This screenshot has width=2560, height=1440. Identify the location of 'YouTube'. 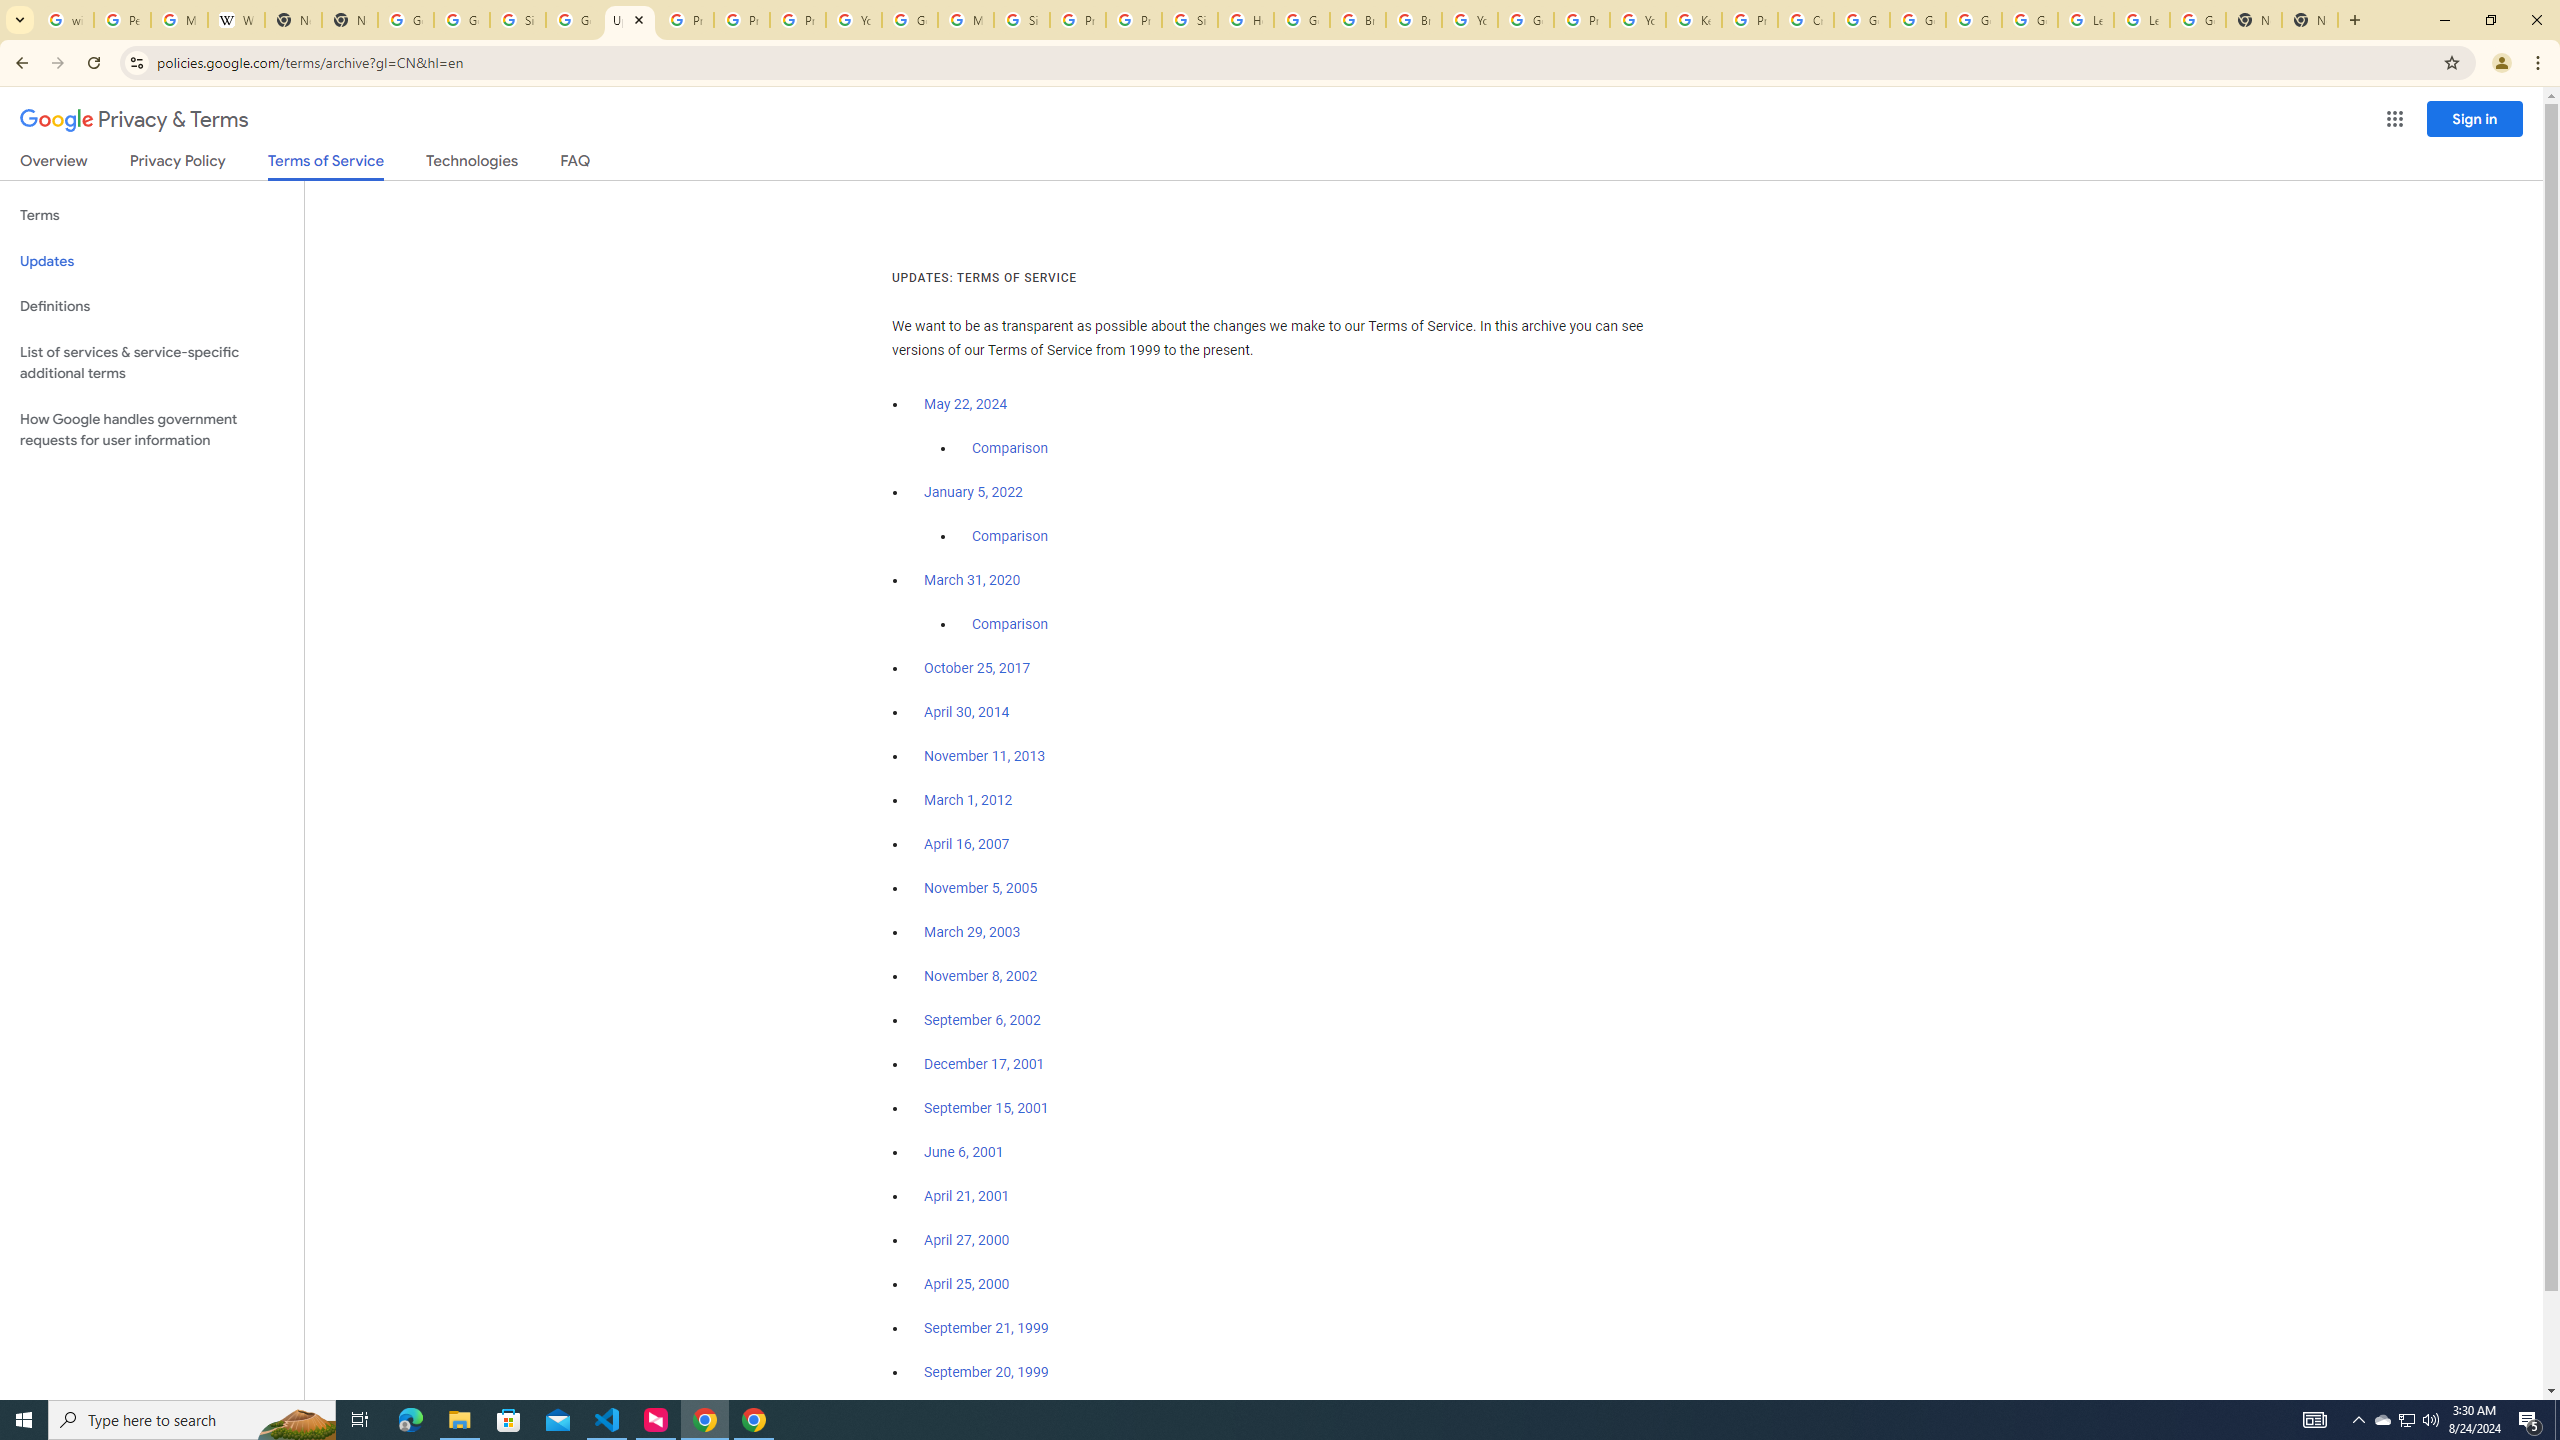
(852, 19).